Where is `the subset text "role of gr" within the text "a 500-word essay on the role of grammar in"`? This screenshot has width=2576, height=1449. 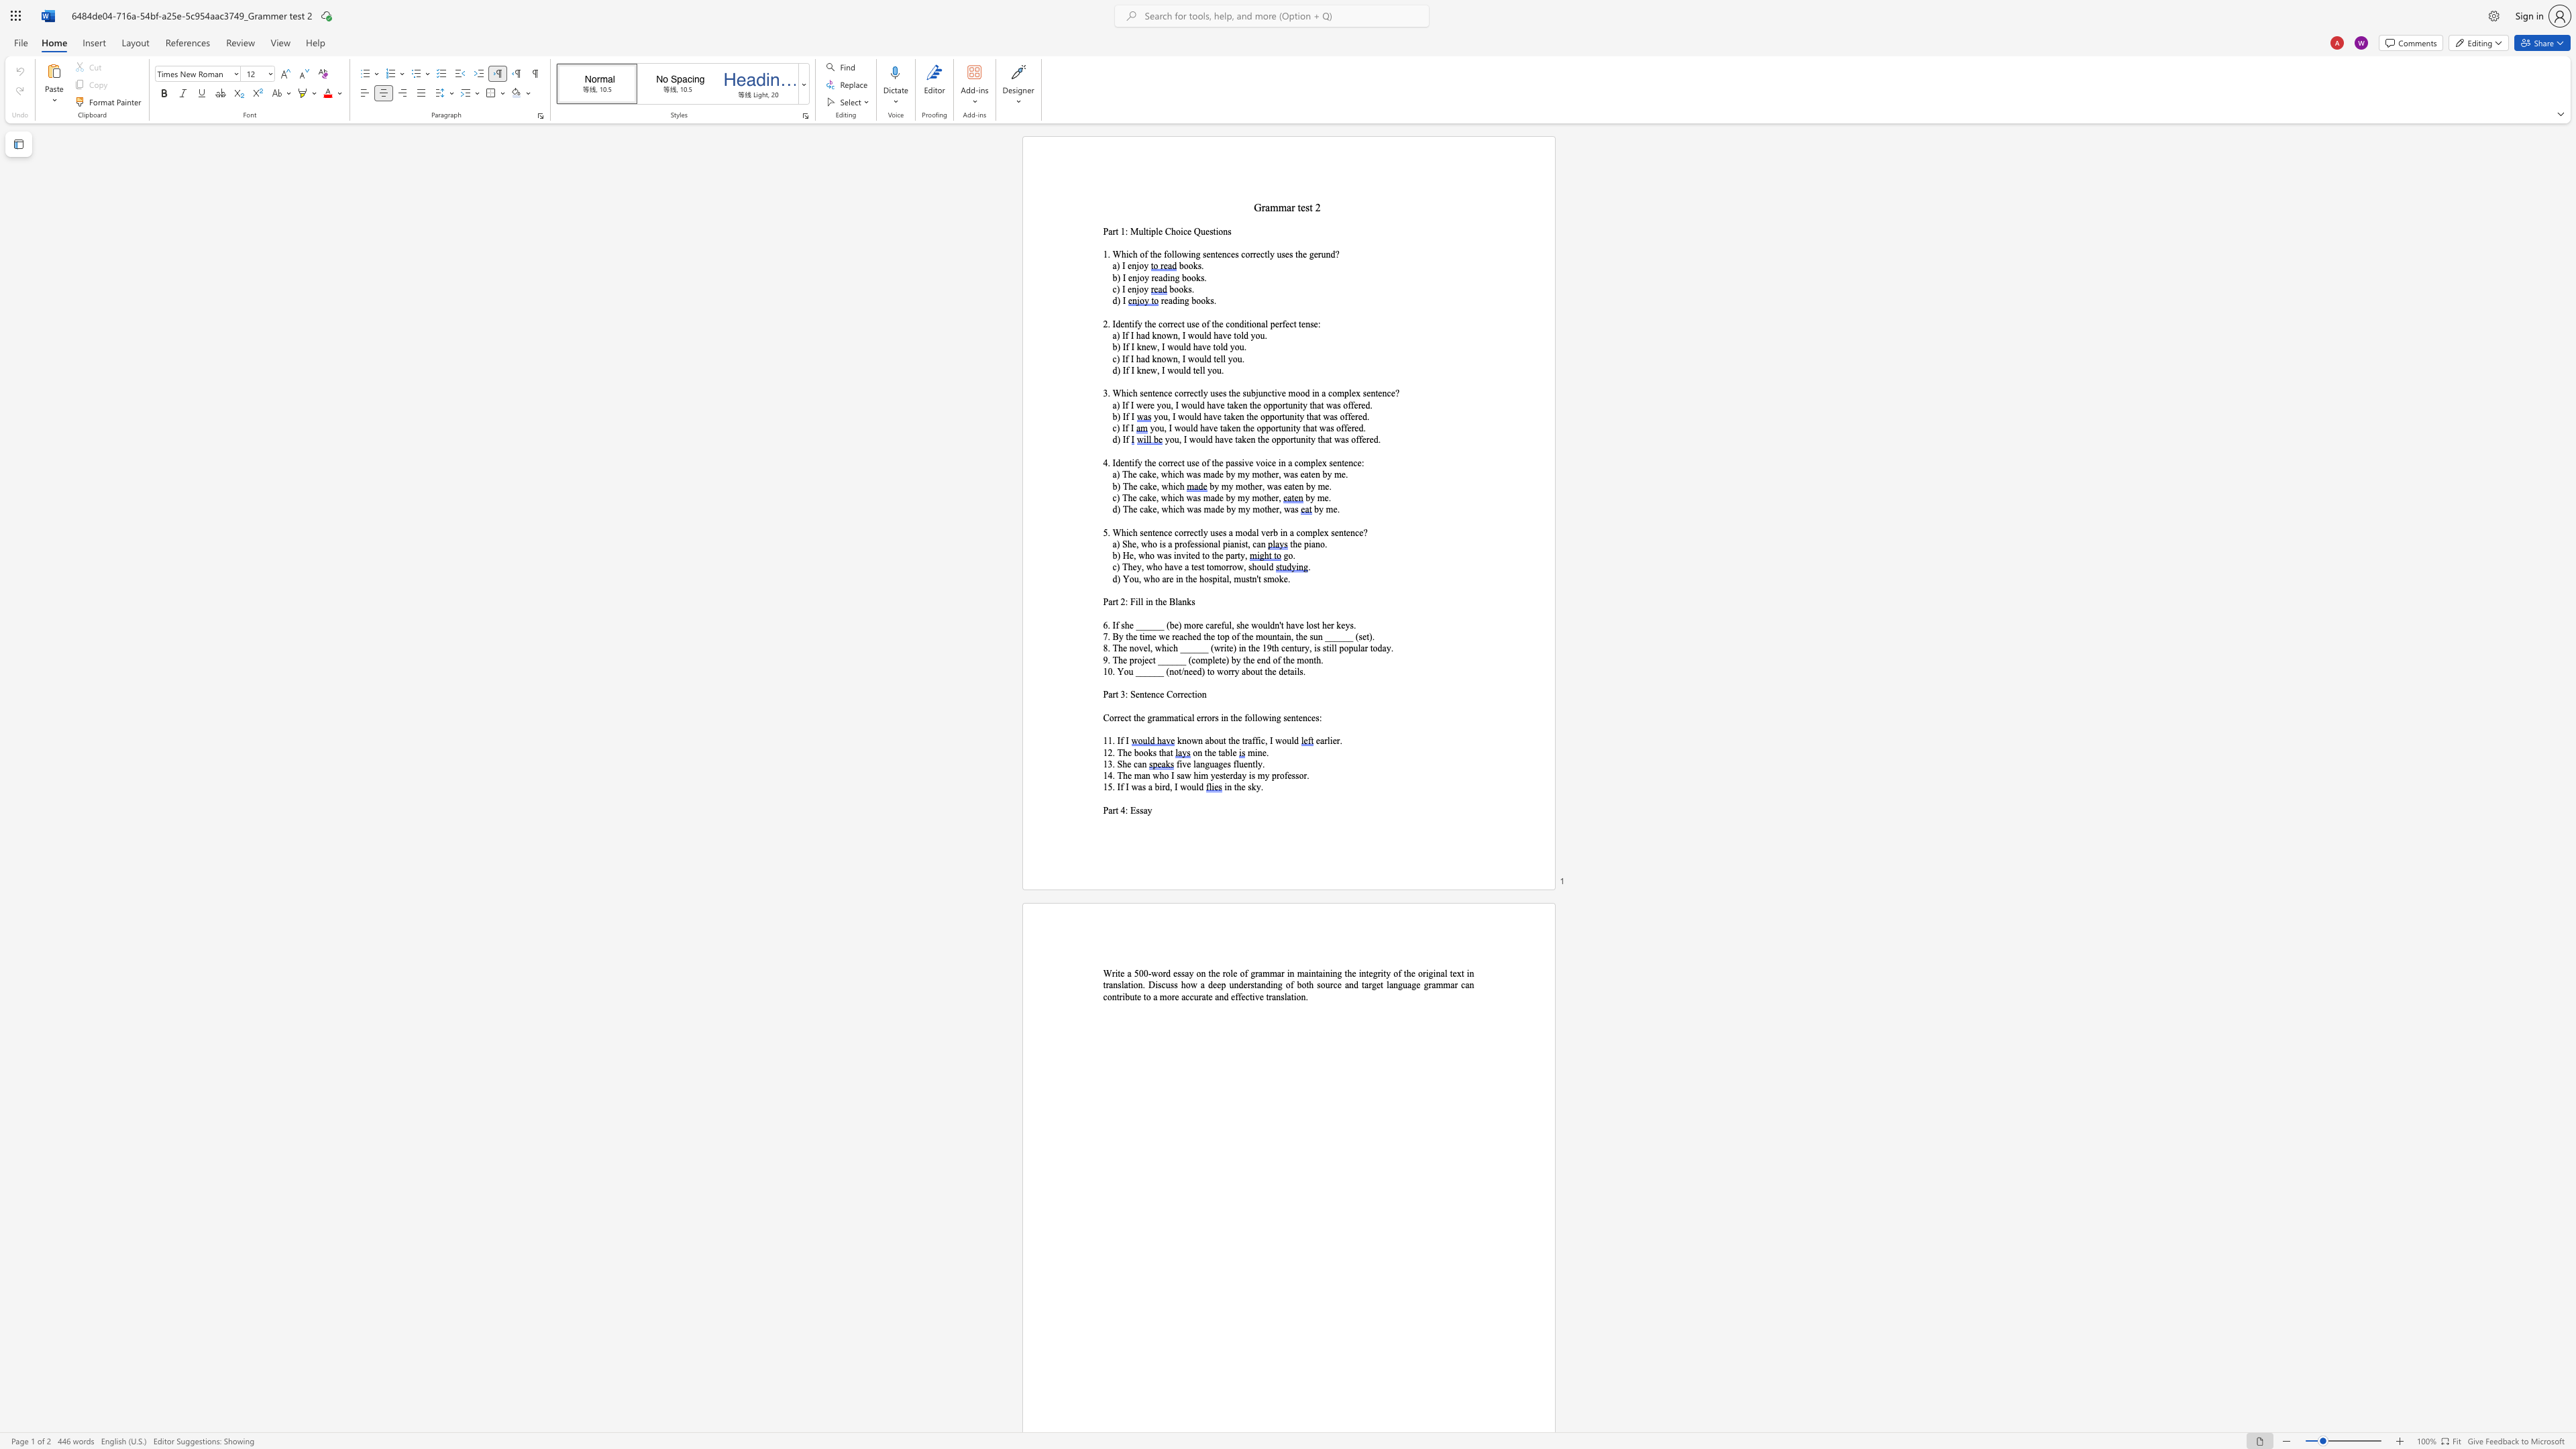
the subset text "role of gr" within the text "a 500-word essay on the role of grammar in" is located at coordinates (1222, 972).